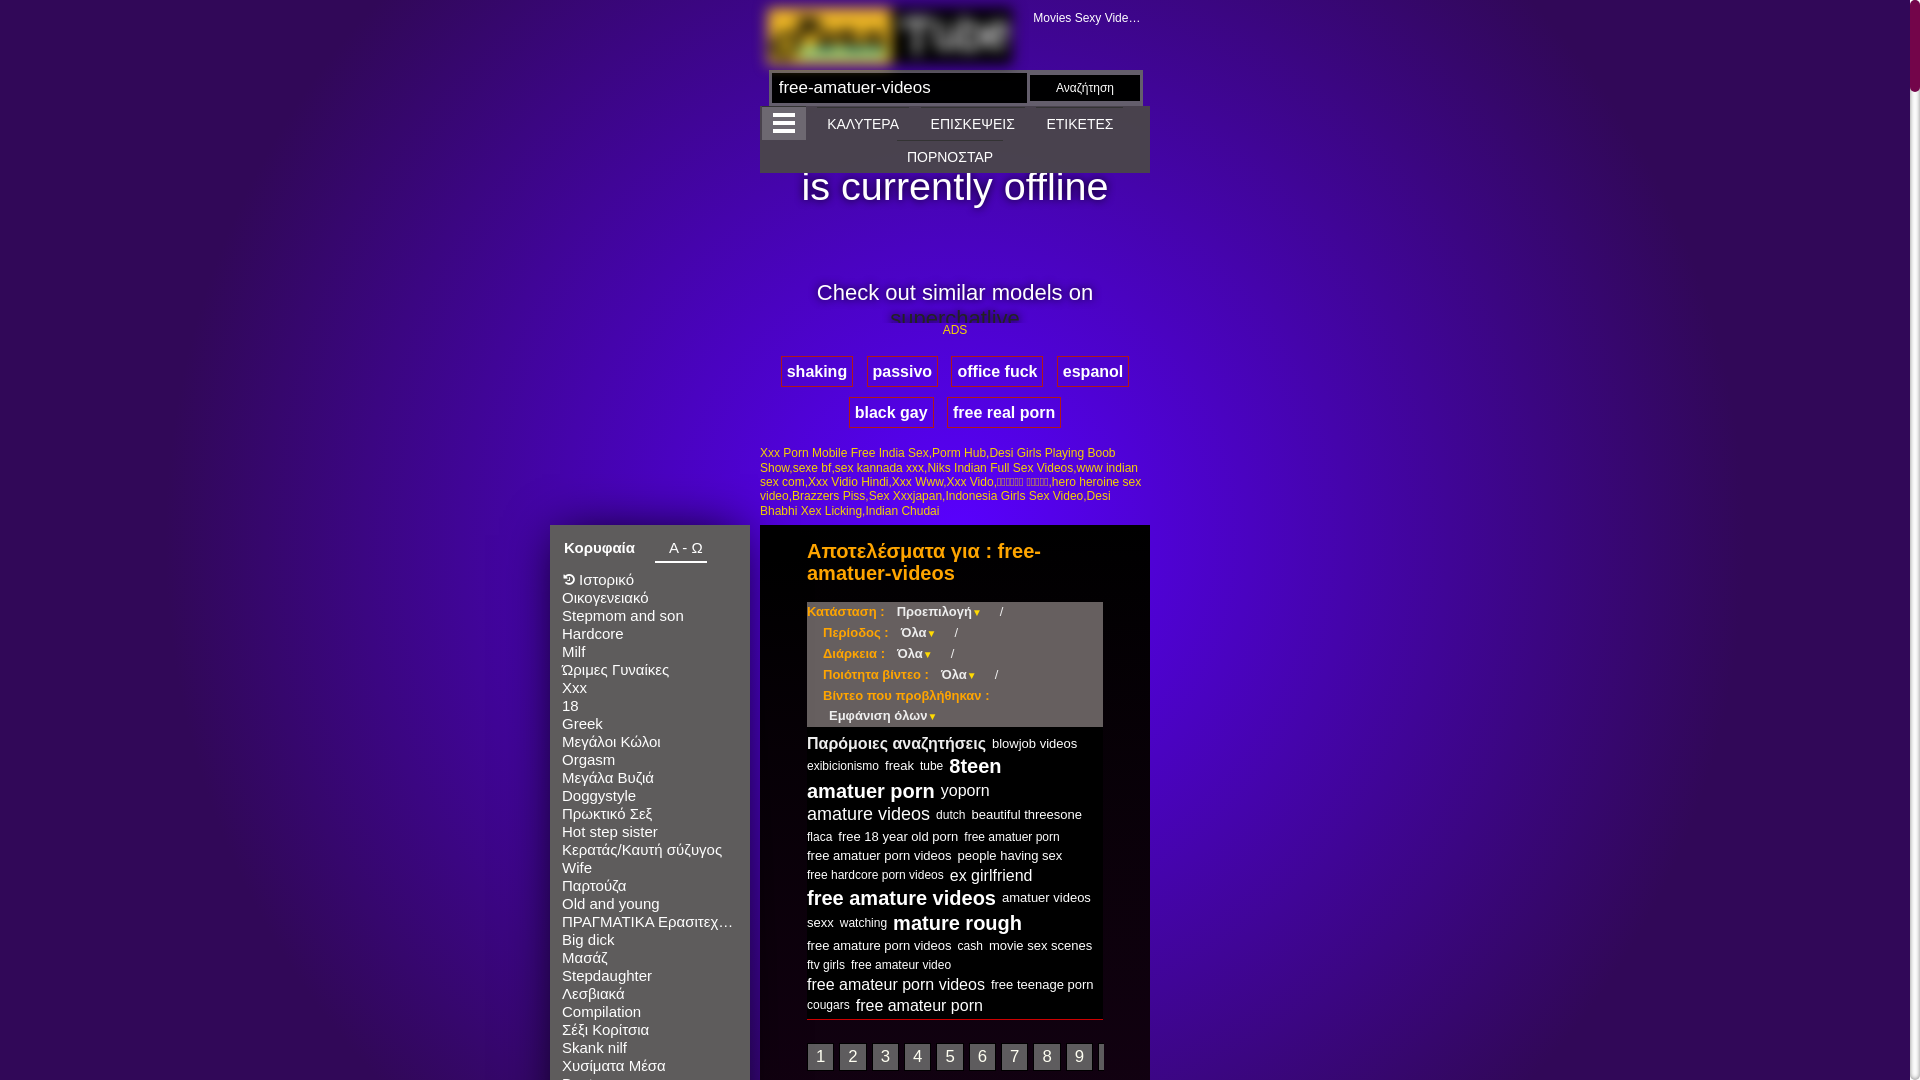 The width and height of the screenshot is (1920, 1080). I want to click on '2', so click(852, 1055).